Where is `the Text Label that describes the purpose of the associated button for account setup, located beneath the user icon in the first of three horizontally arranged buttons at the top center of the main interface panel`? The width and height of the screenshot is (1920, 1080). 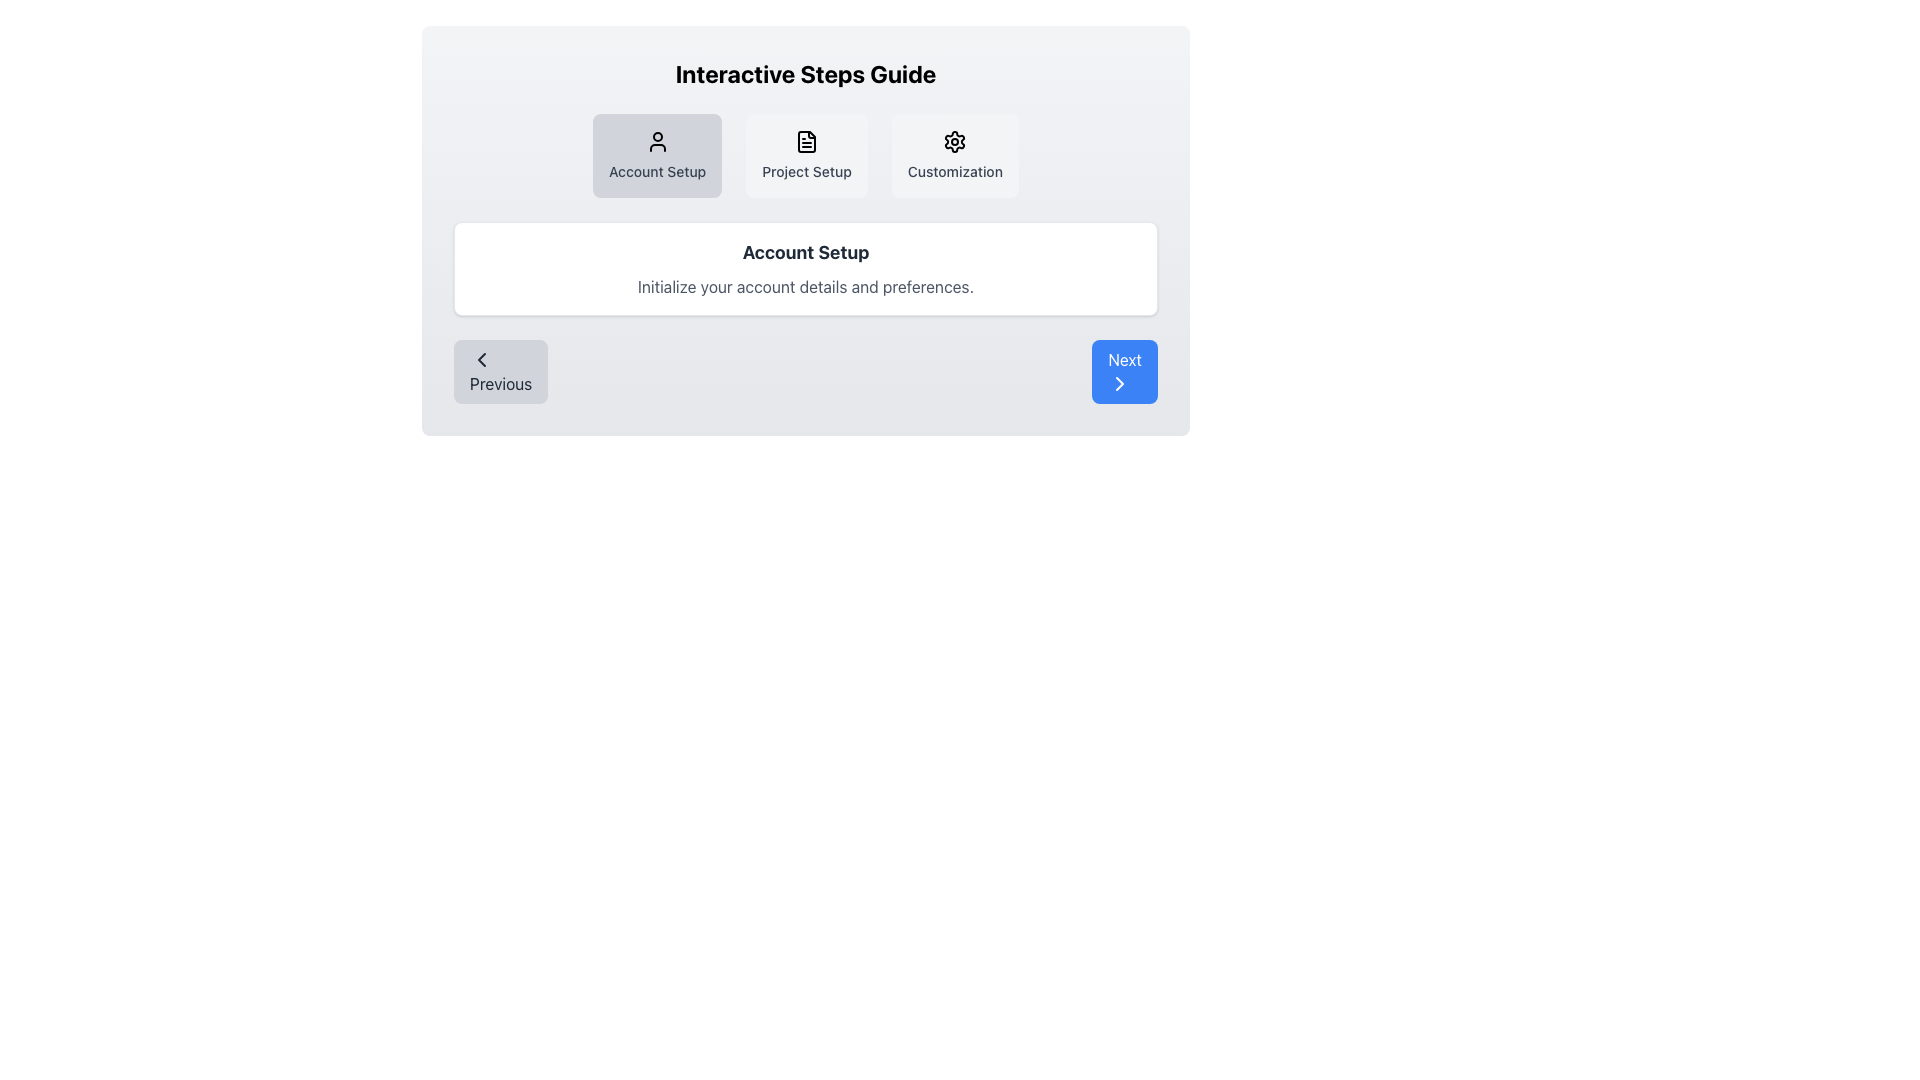 the Text Label that describes the purpose of the associated button for account setup, located beneath the user icon in the first of three horizontally arranged buttons at the top center of the main interface panel is located at coordinates (657, 171).